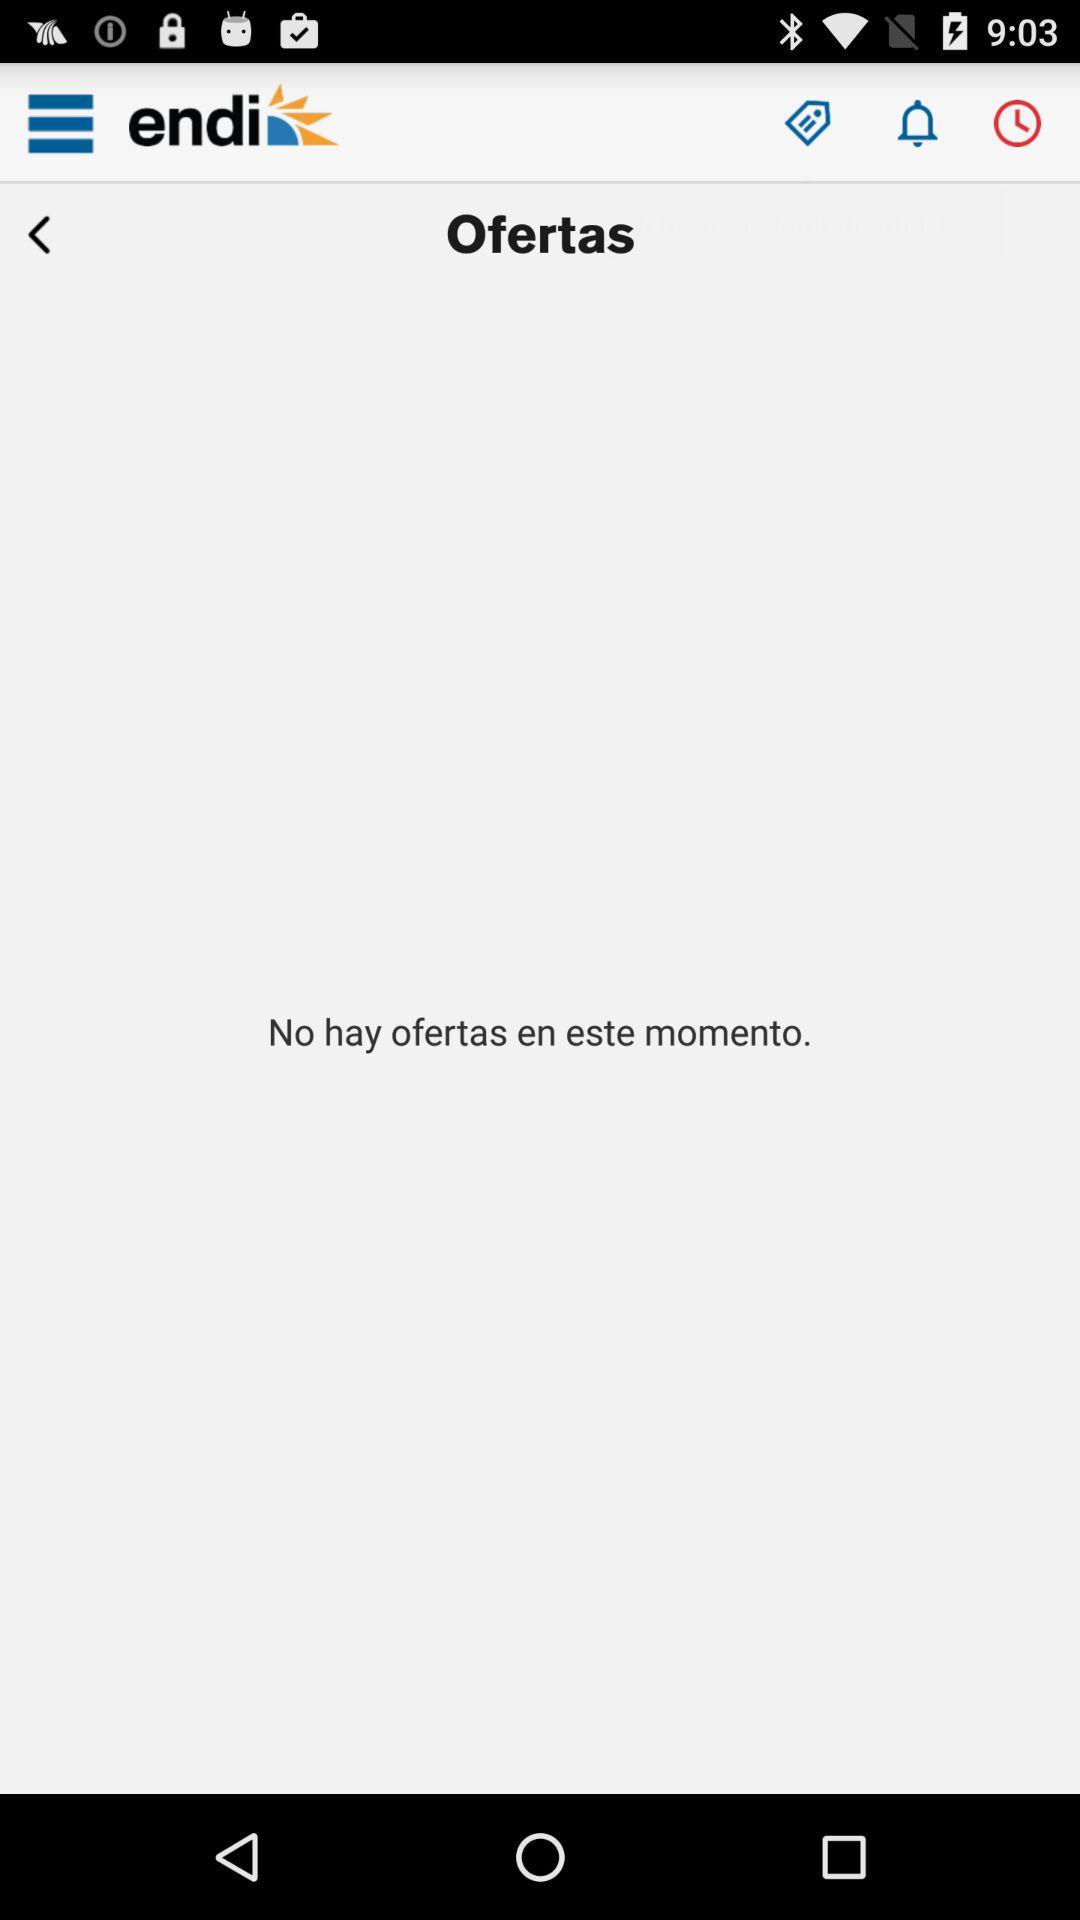 The image size is (1080, 1920). I want to click on the arrow_backward icon, so click(39, 250).